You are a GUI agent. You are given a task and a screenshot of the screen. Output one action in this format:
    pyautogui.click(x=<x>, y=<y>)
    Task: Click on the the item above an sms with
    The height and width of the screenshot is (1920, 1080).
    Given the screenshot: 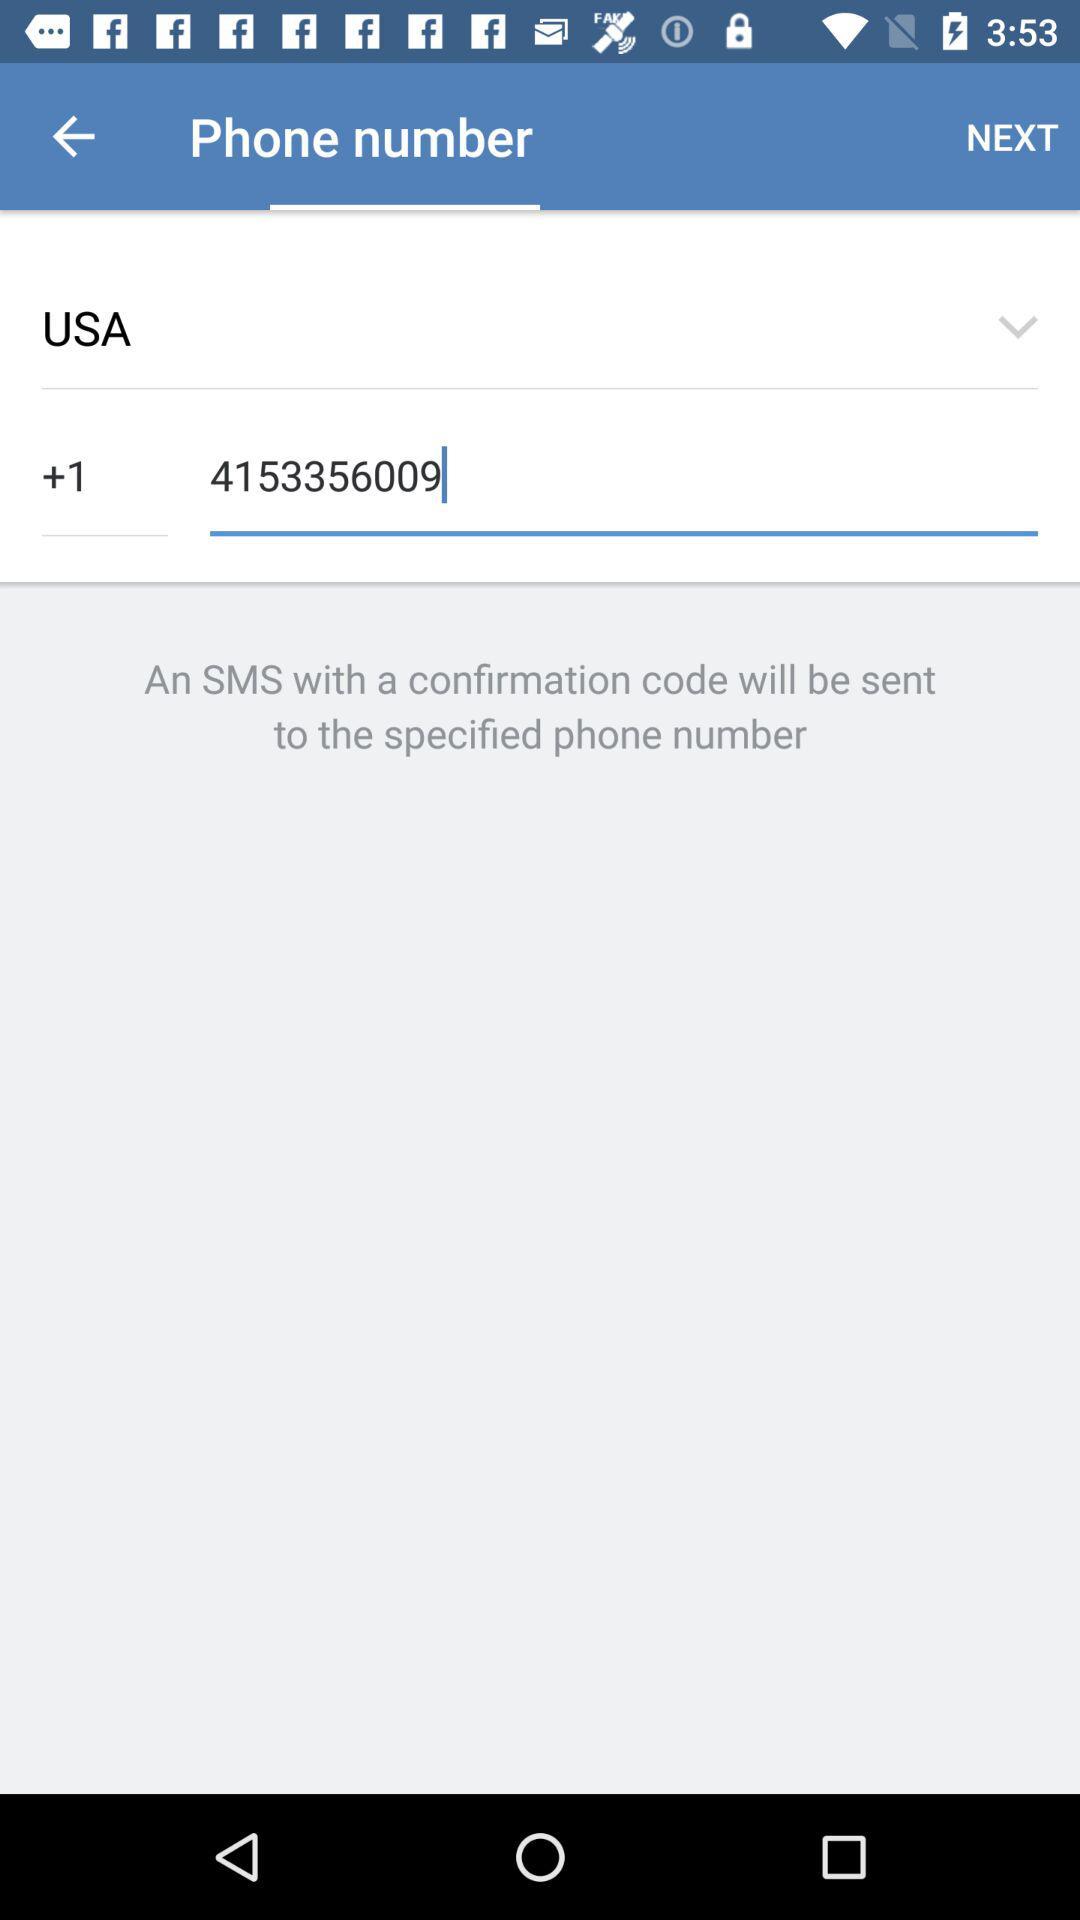 What is the action you would take?
    pyautogui.click(x=104, y=472)
    